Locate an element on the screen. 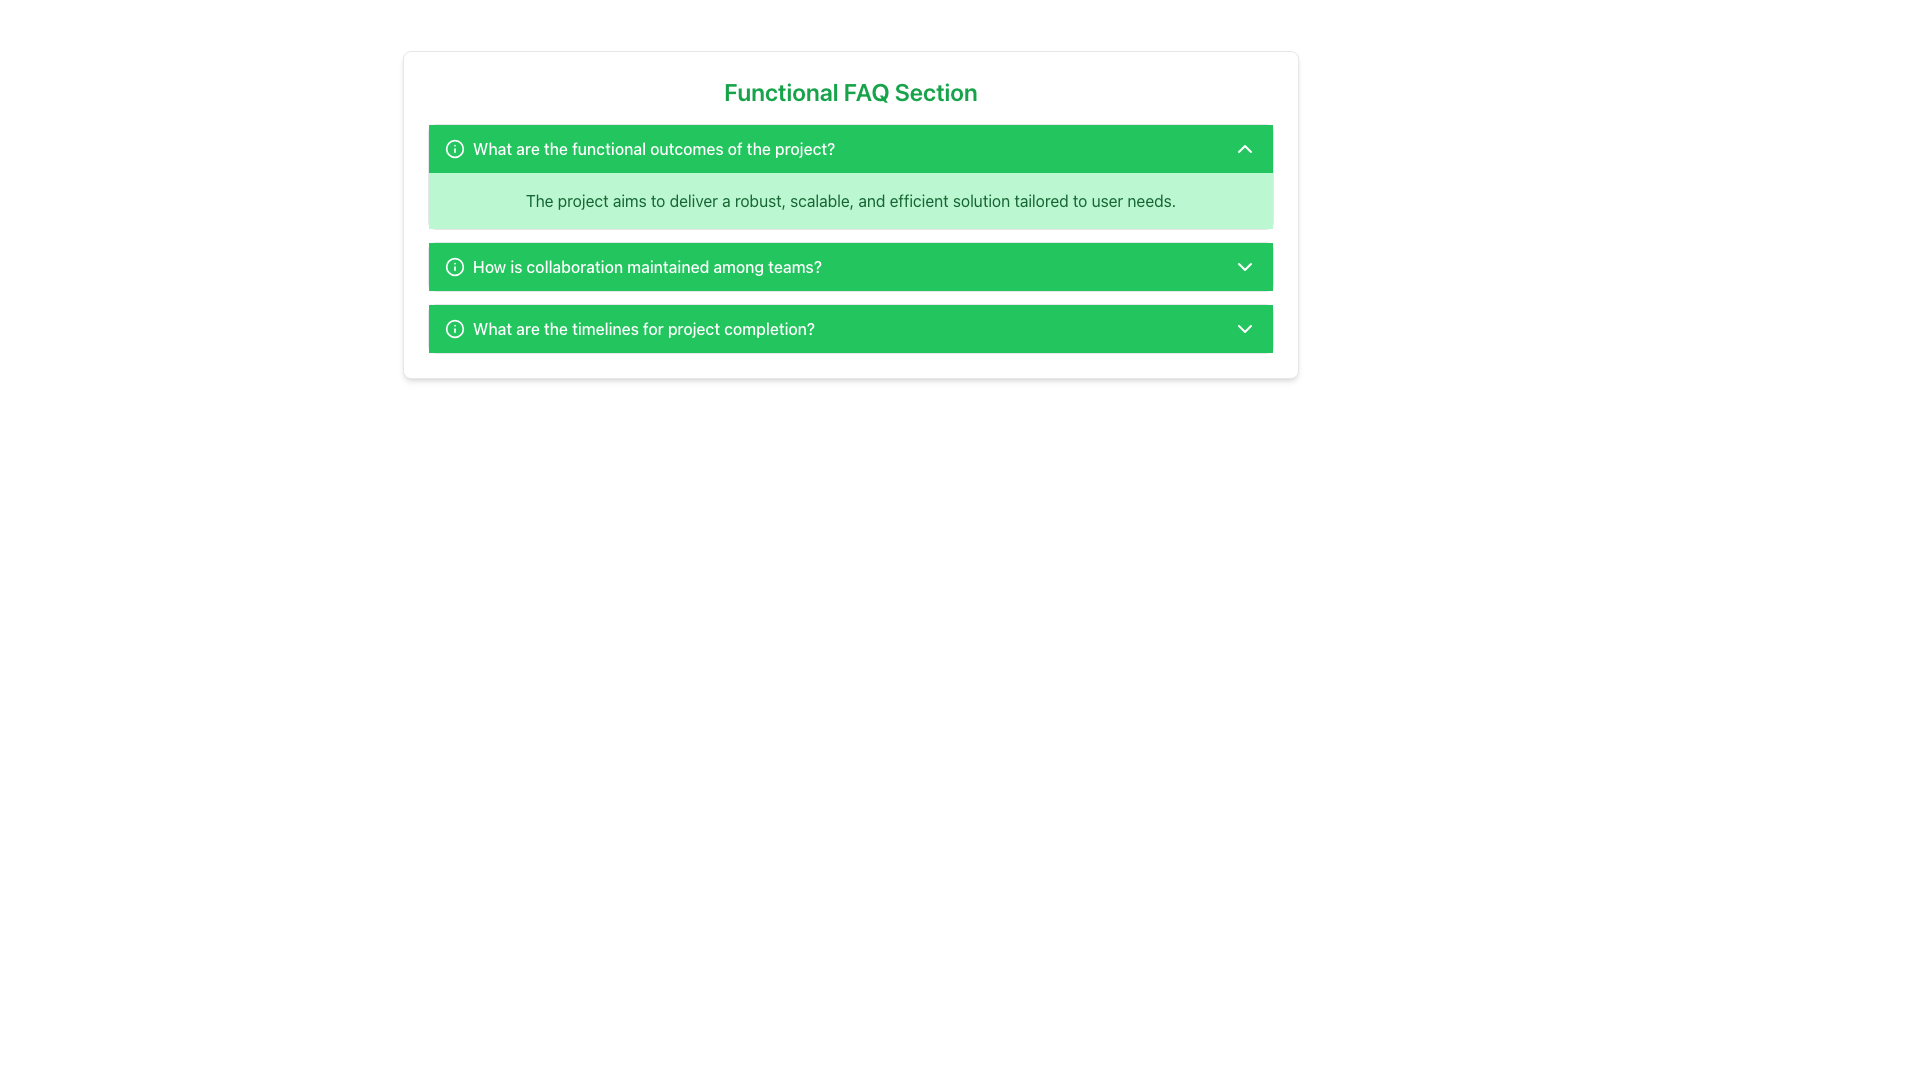 The image size is (1920, 1080). the information icon located to the left of the FAQ titled 'How is collaboration maintained among teams?' is located at coordinates (454, 265).